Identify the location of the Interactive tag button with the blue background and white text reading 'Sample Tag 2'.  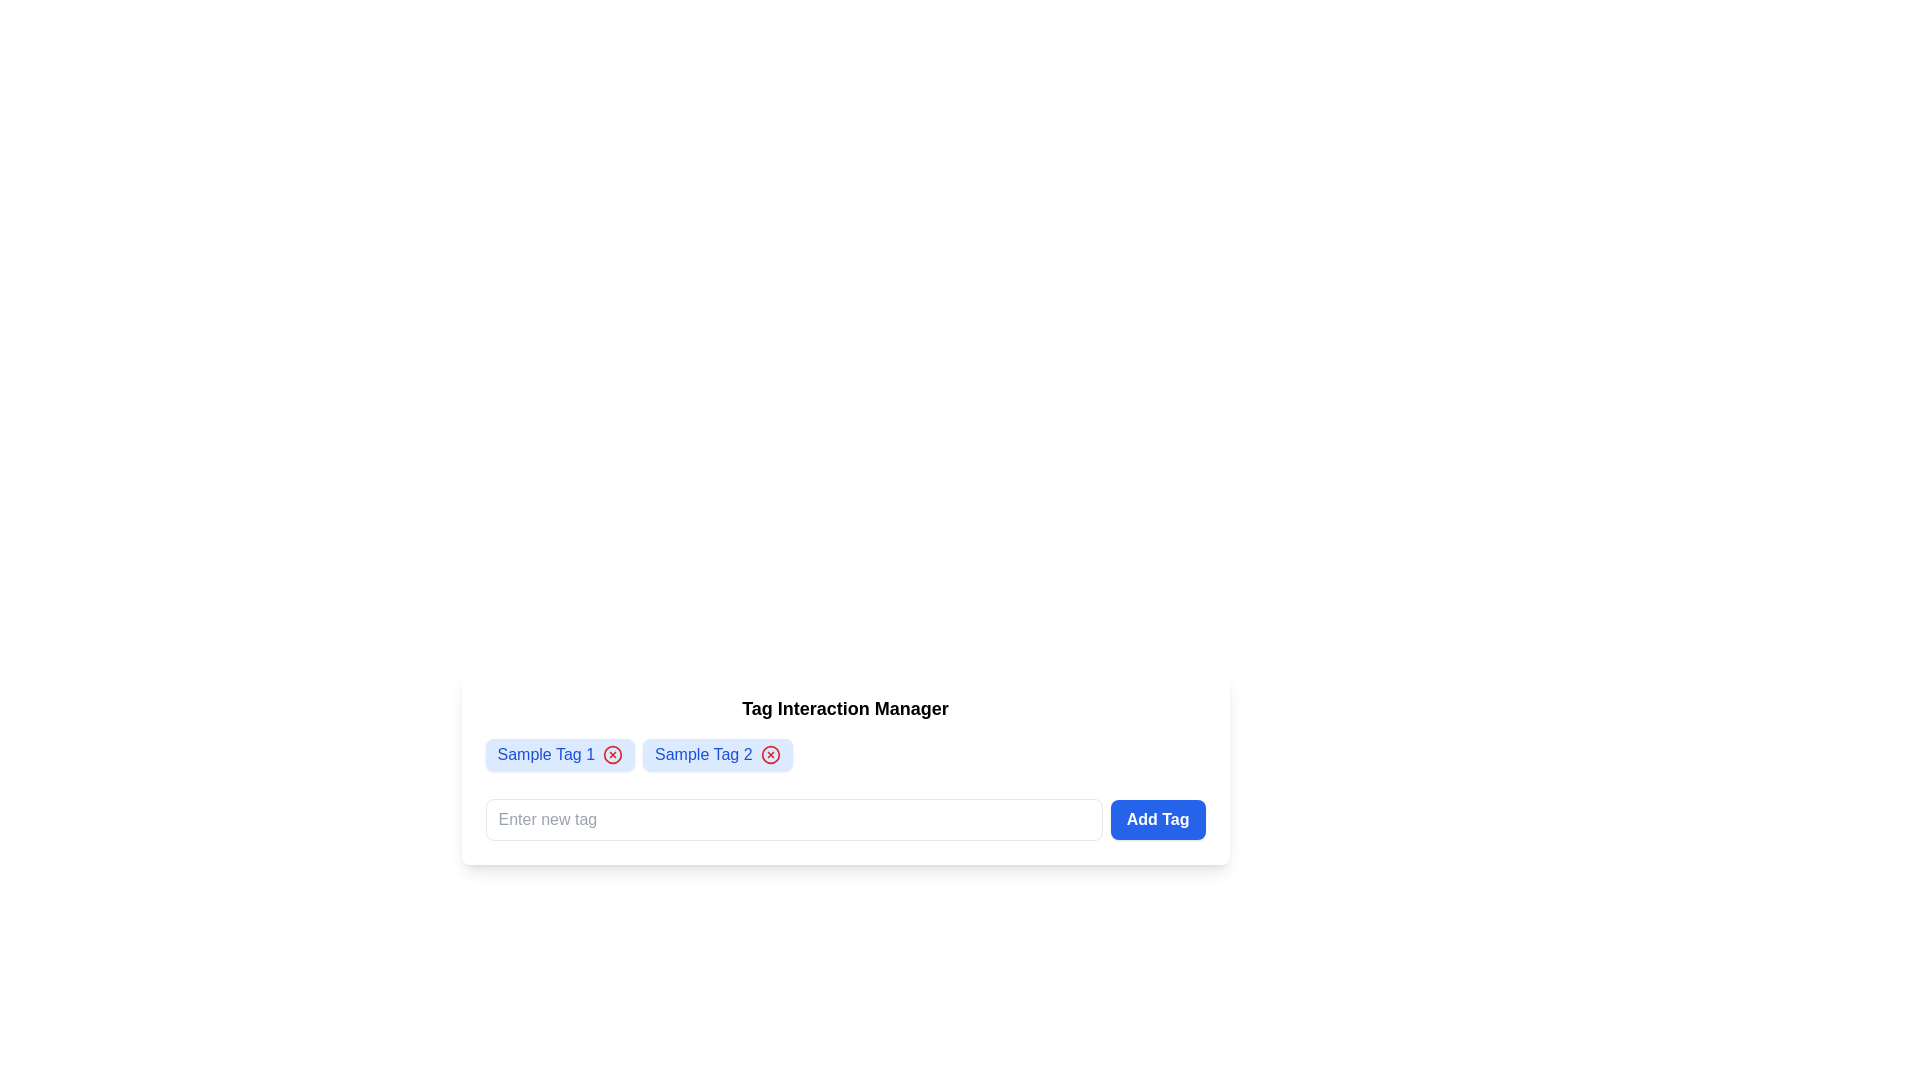
(717, 755).